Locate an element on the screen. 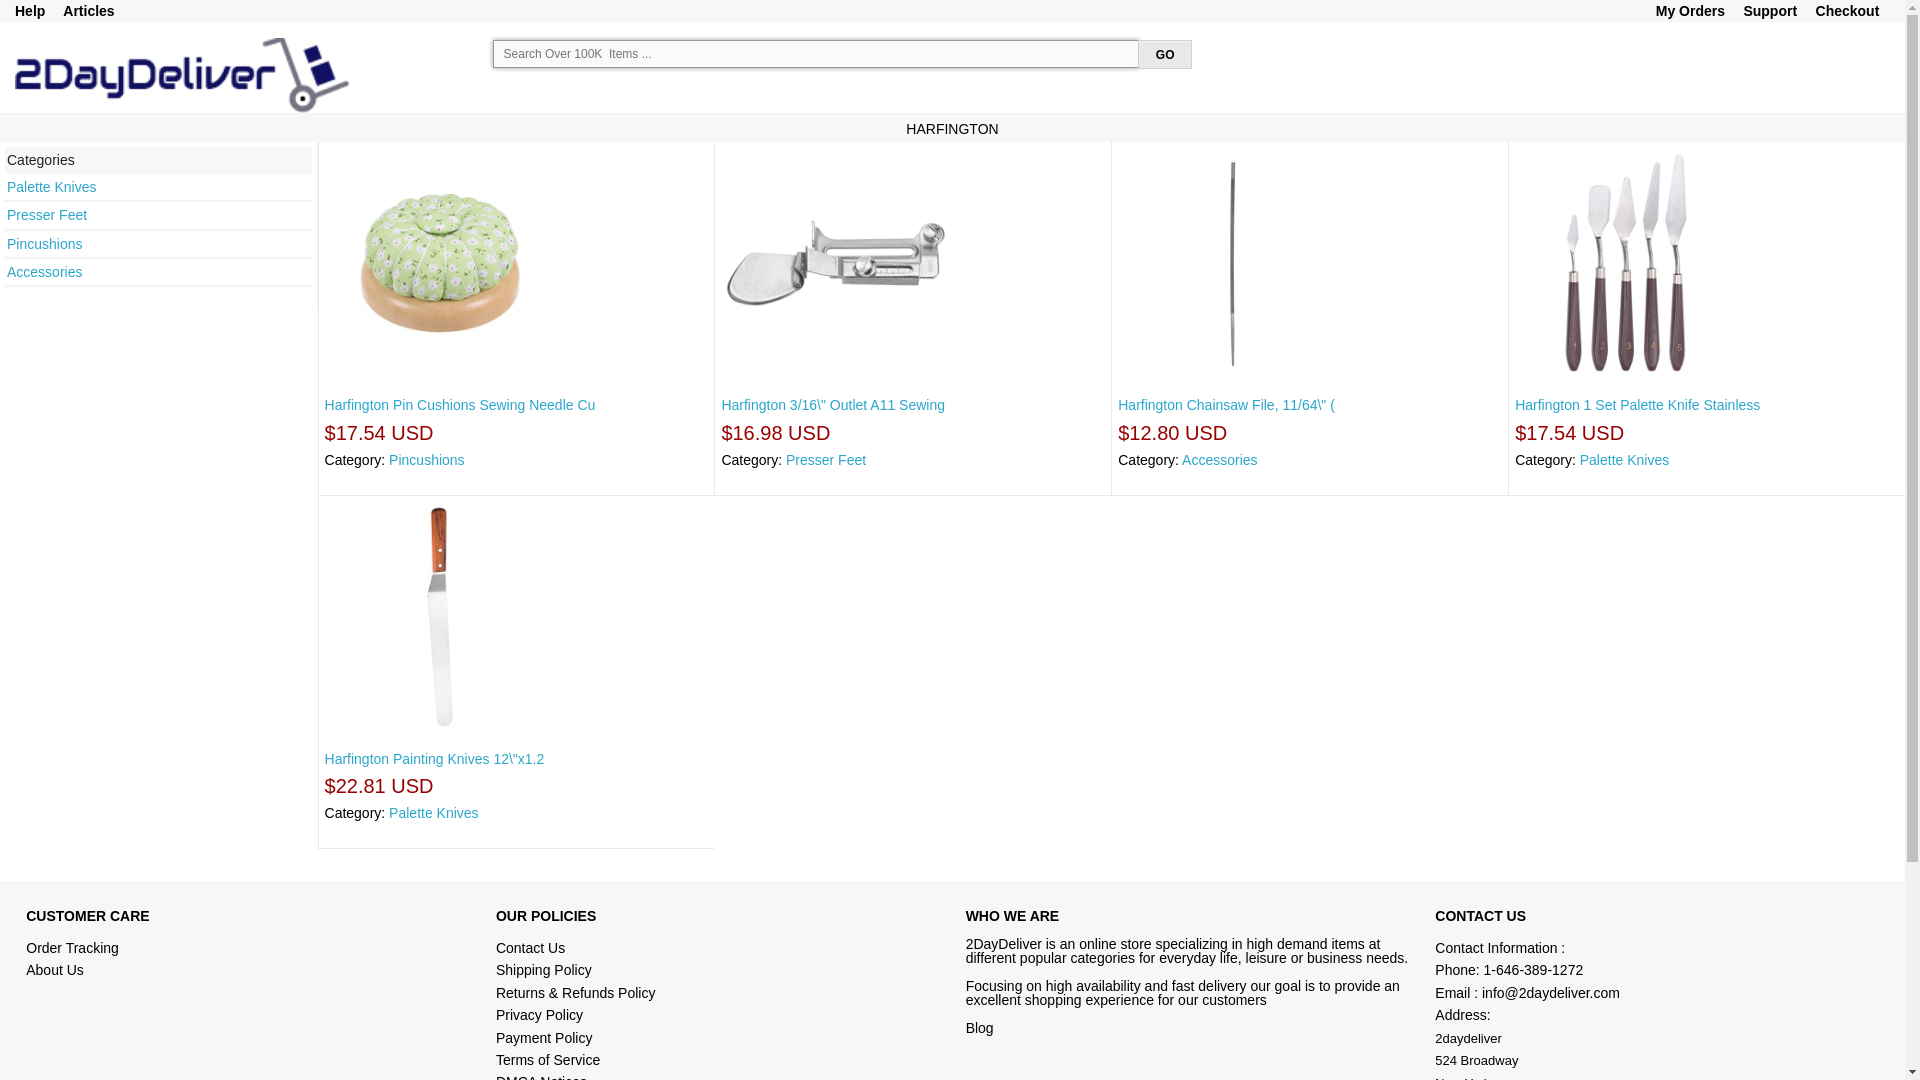  ' GO ' is located at coordinates (1165, 53).